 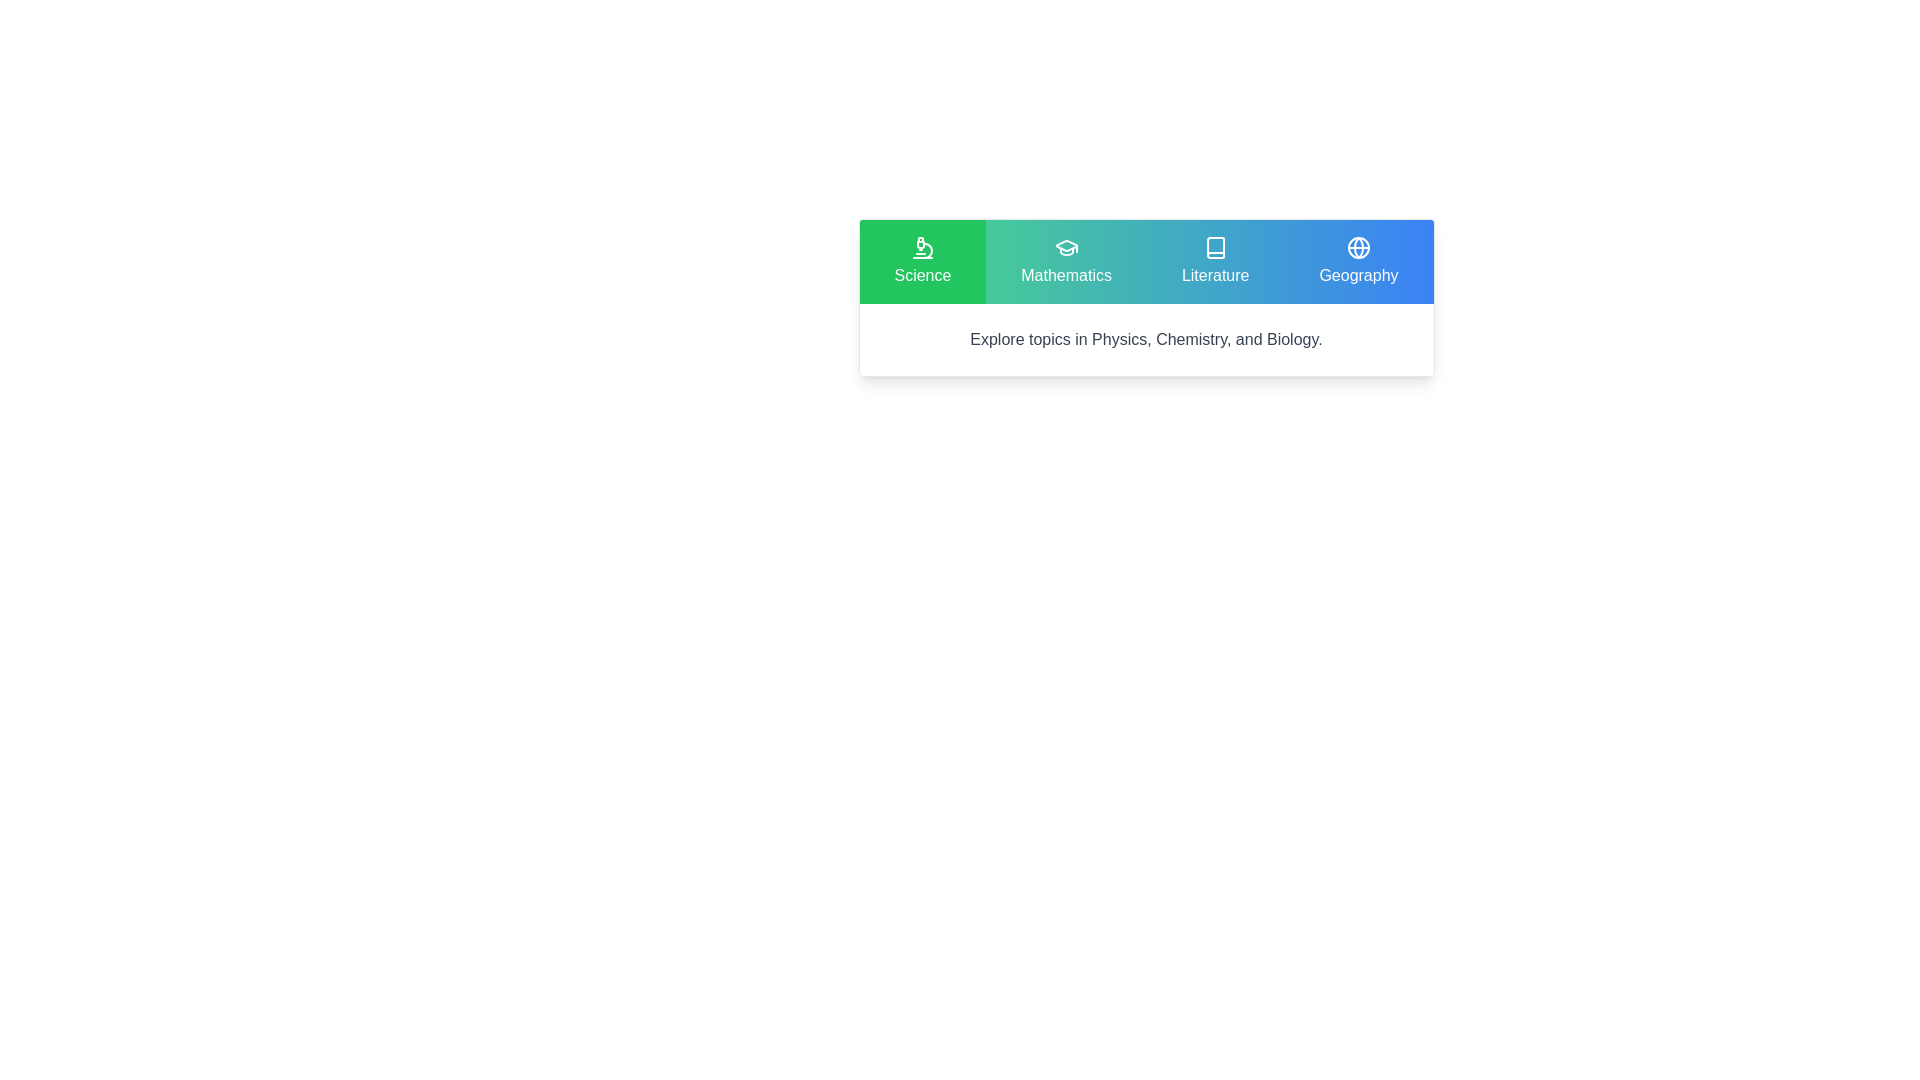 I want to click on the green rectangular button with a microscope icon and the text 'Science', so click(x=921, y=261).